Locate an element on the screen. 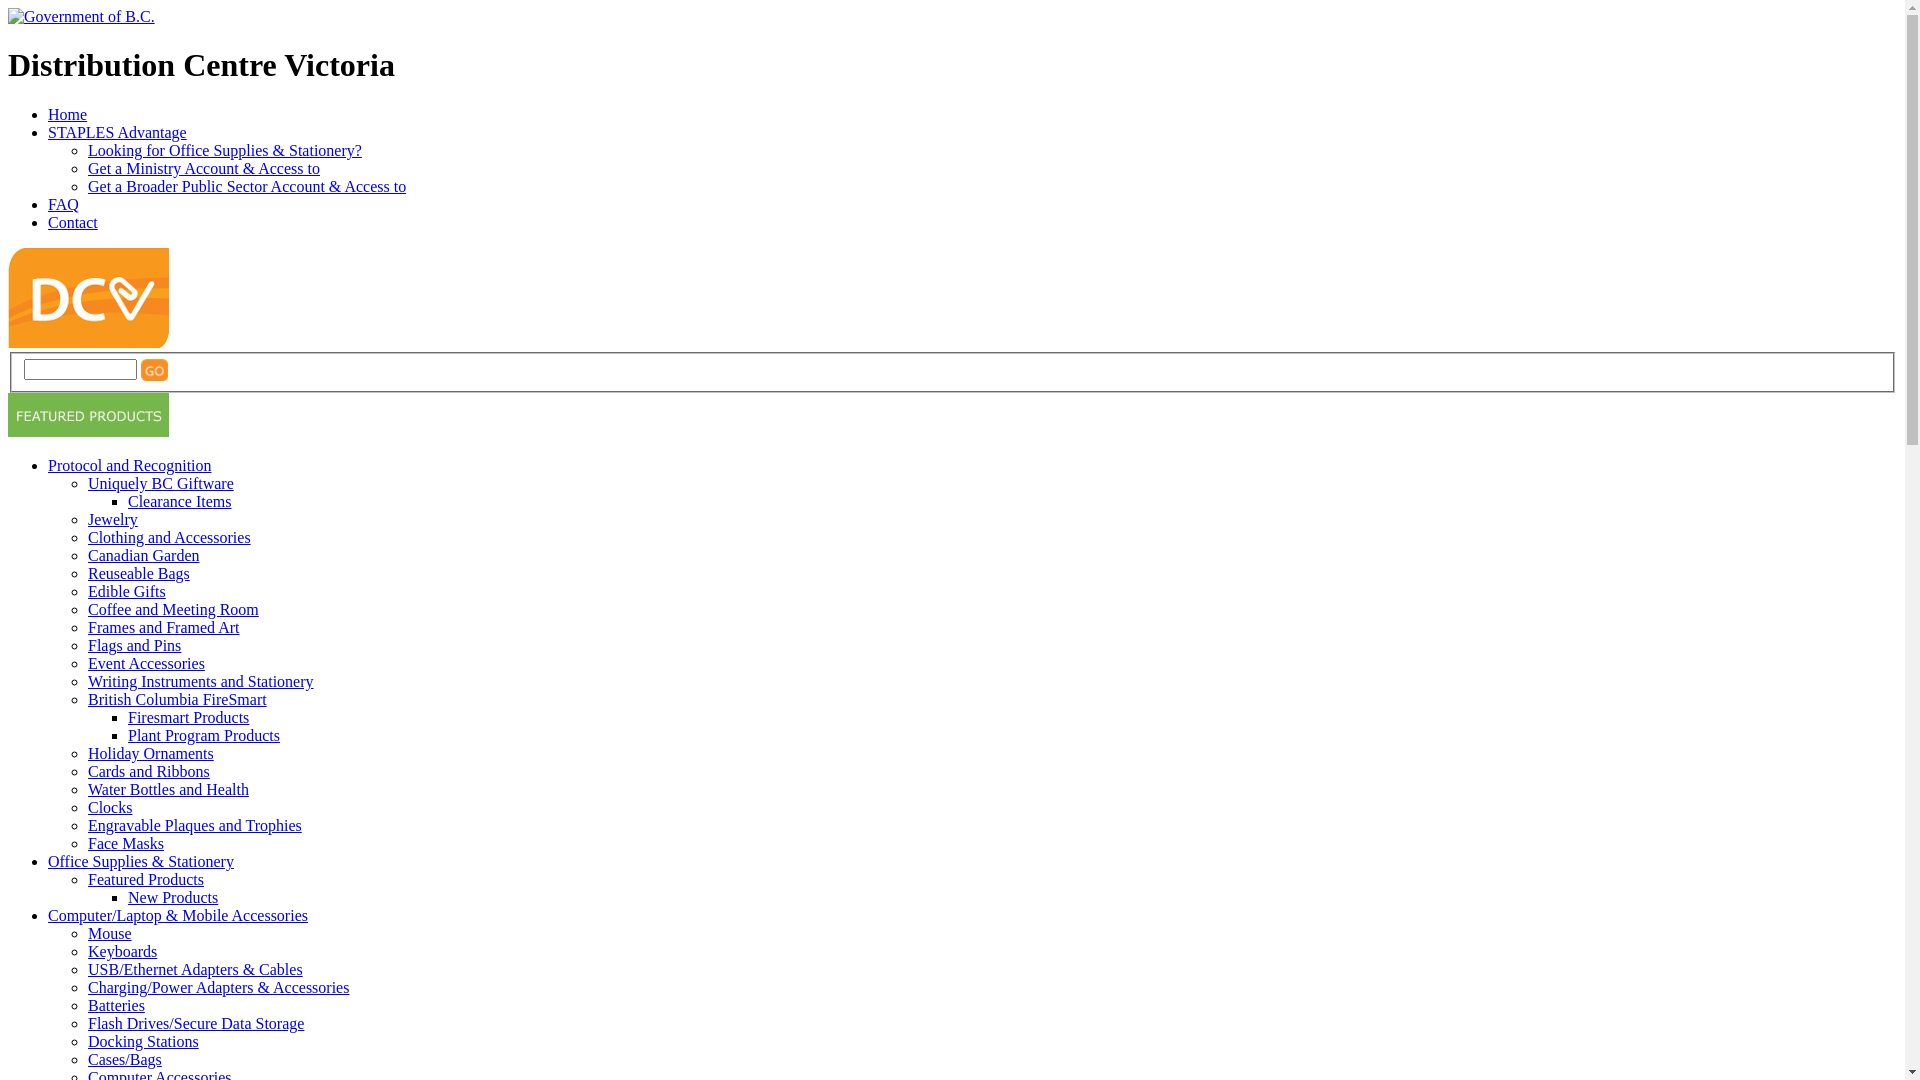 The image size is (1920, 1080). 'New Products' is located at coordinates (172, 896).